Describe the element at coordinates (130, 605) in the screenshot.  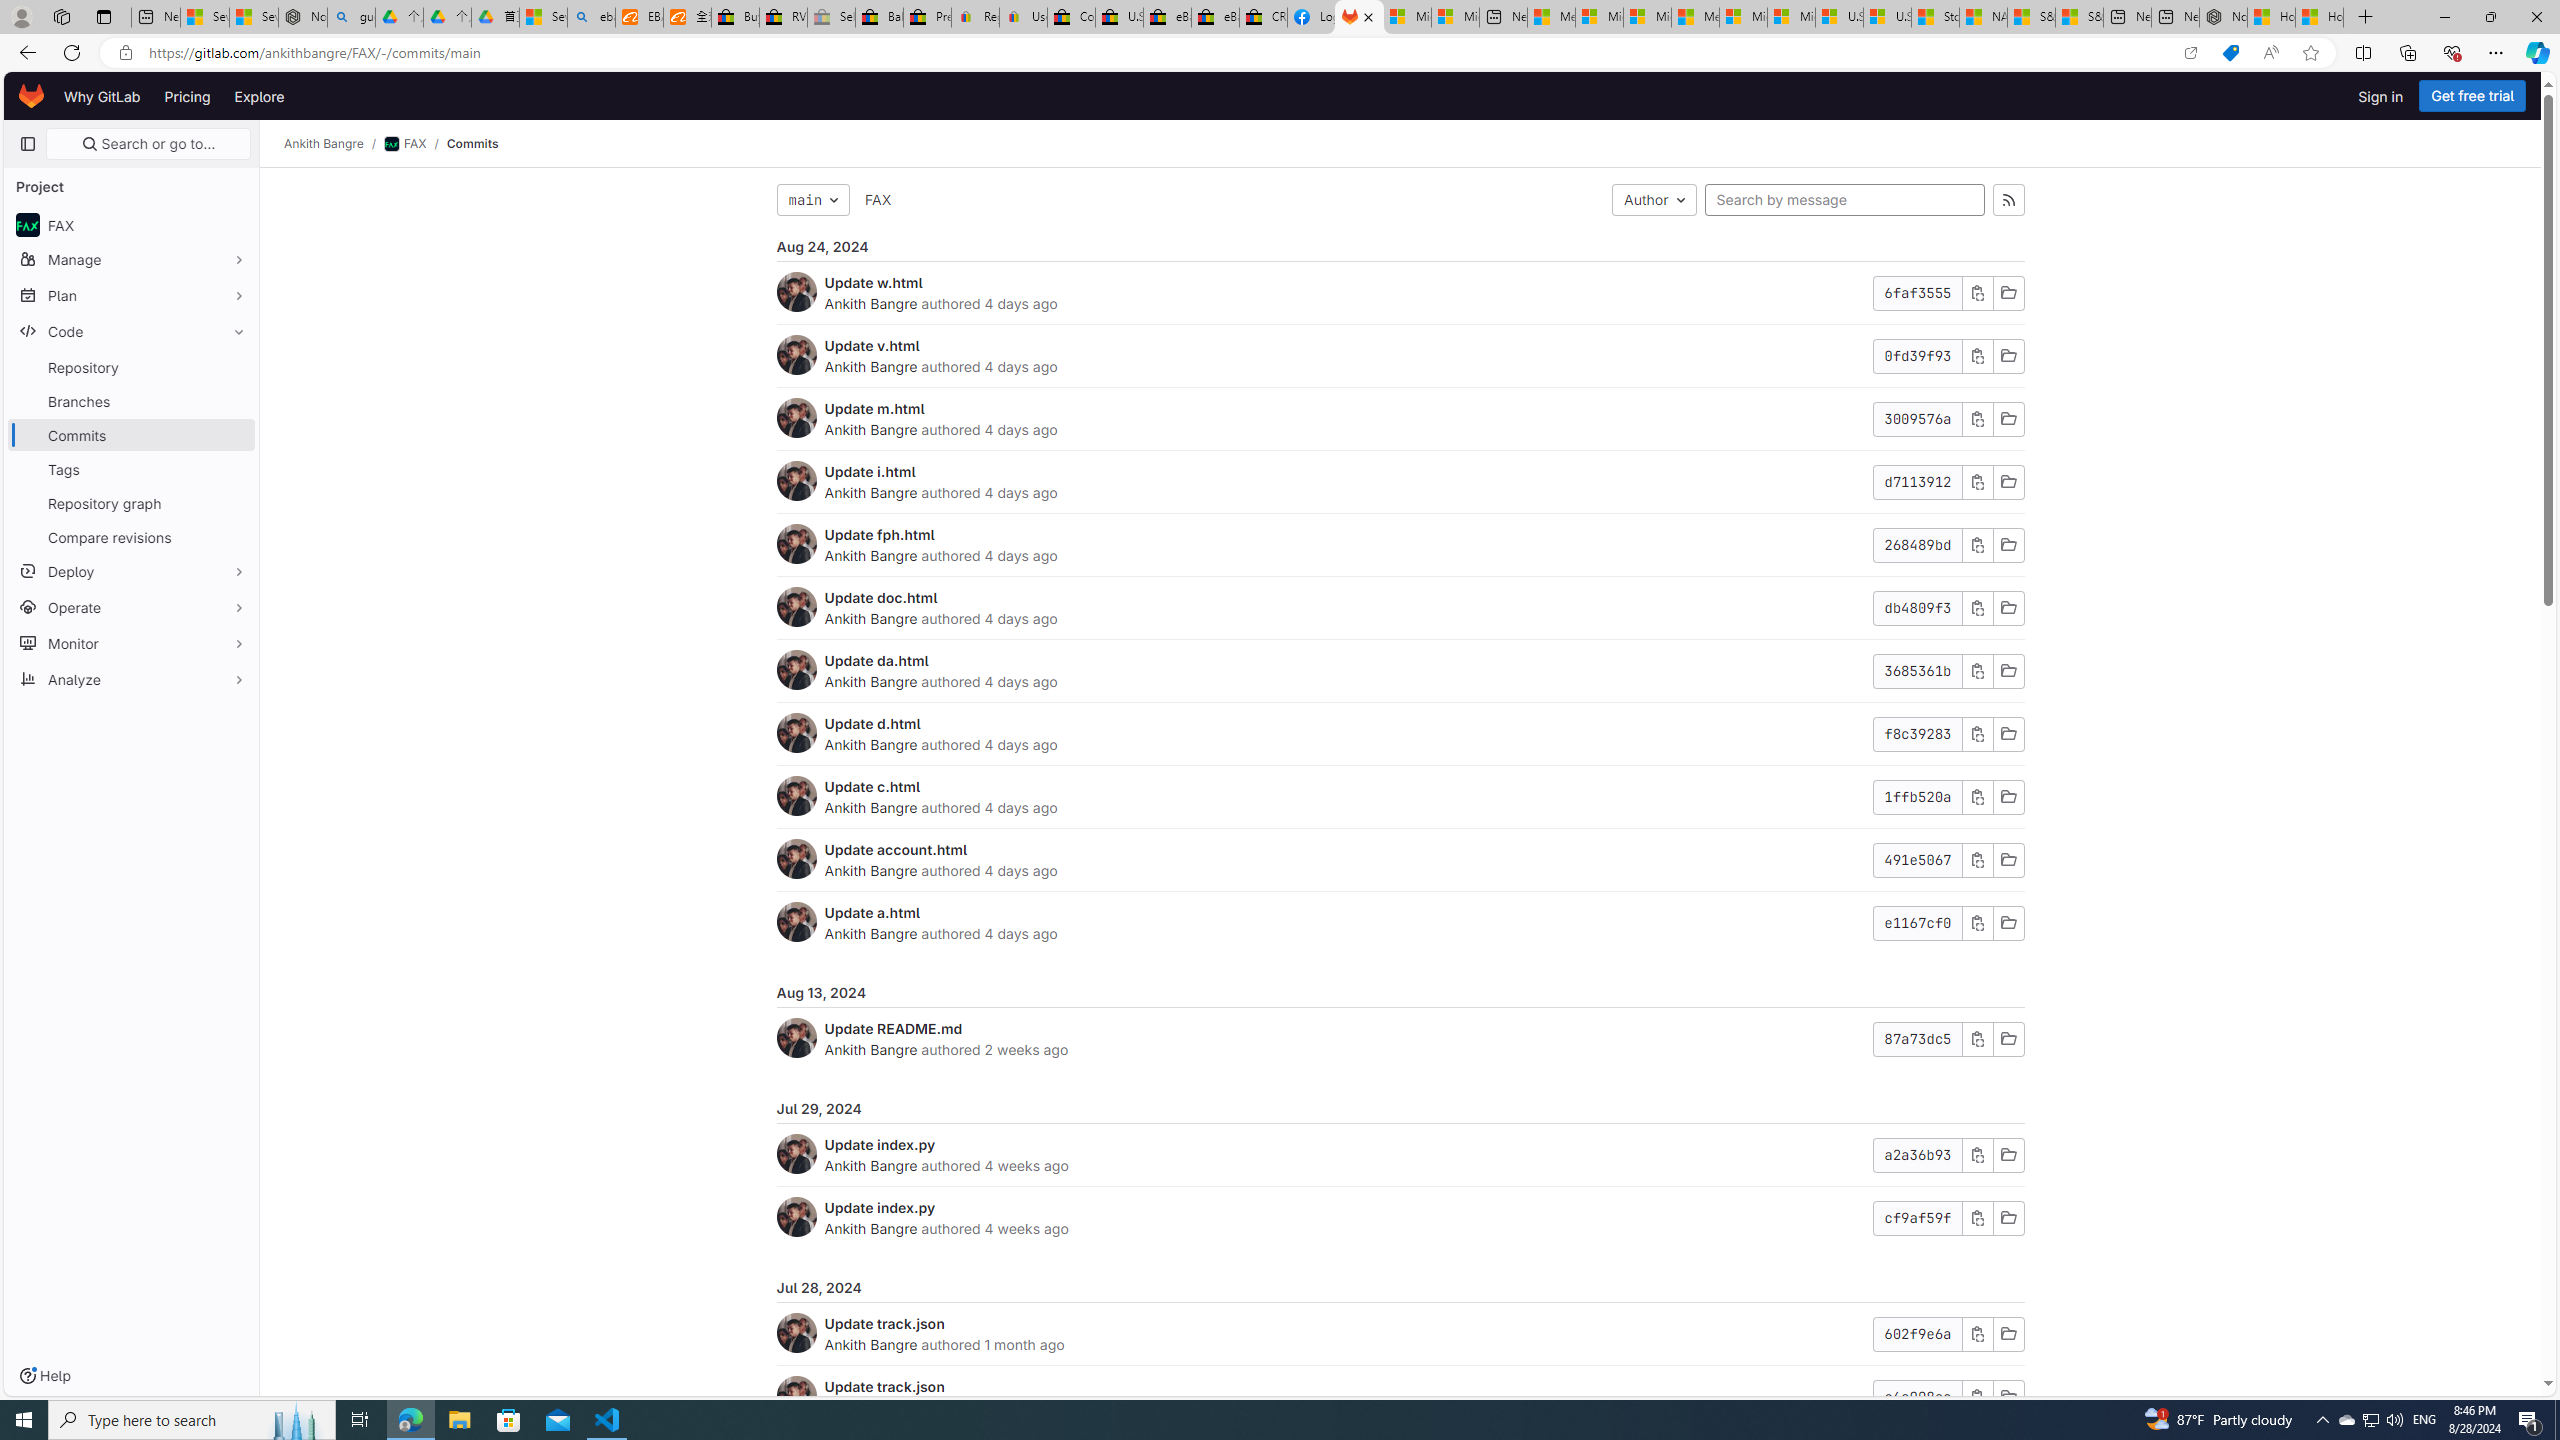
I see `'Operate'` at that location.